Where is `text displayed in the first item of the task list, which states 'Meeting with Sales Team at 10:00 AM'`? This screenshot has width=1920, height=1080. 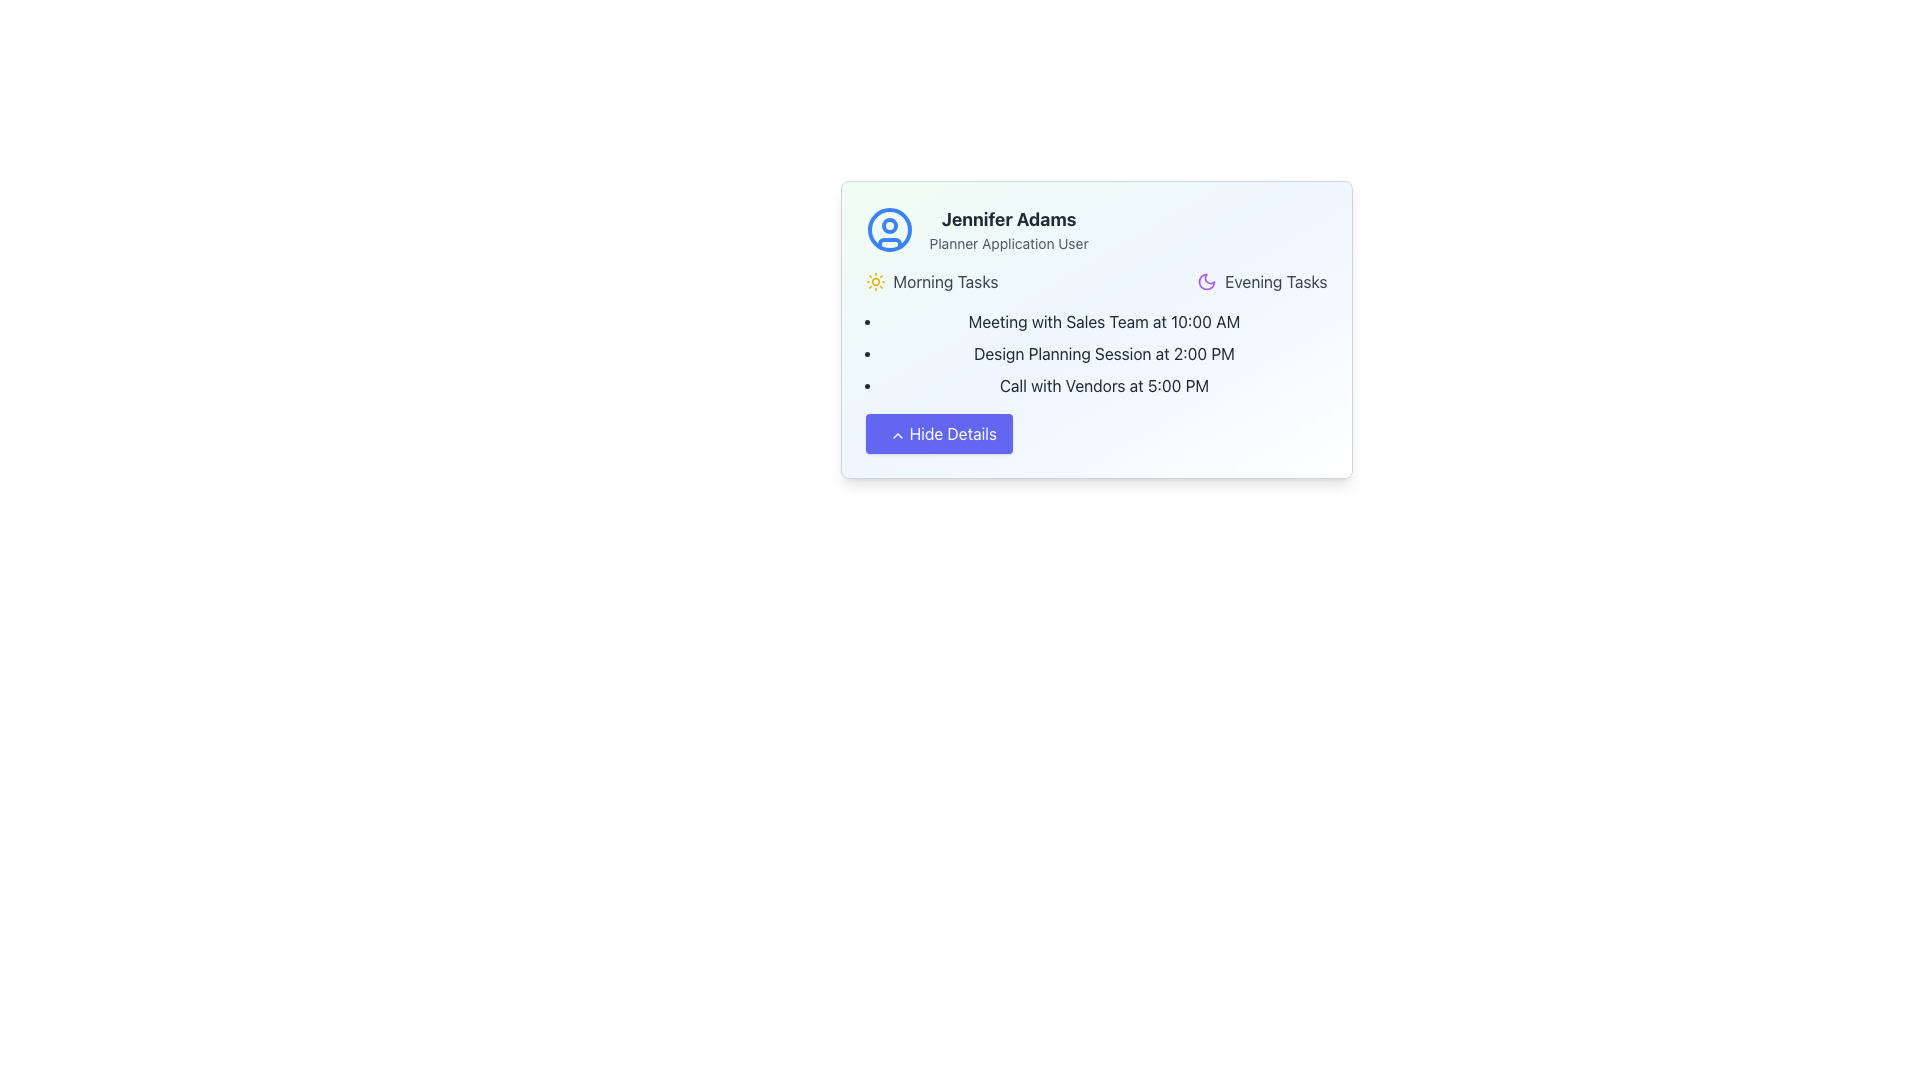
text displayed in the first item of the task list, which states 'Meeting with Sales Team at 10:00 AM' is located at coordinates (1103, 320).